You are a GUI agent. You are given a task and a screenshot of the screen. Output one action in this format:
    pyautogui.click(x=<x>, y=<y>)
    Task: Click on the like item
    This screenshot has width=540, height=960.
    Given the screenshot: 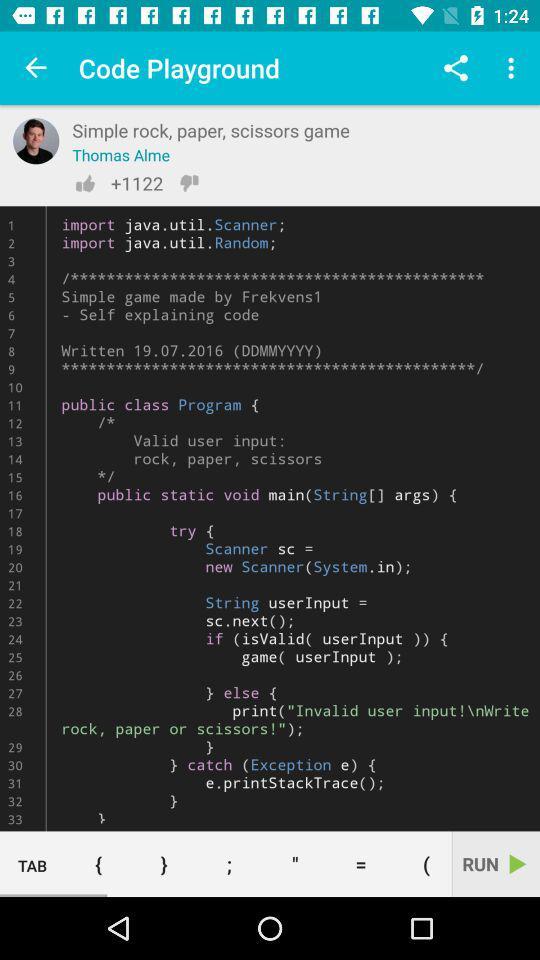 What is the action you would take?
    pyautogui.click(x=84, y=183)
    